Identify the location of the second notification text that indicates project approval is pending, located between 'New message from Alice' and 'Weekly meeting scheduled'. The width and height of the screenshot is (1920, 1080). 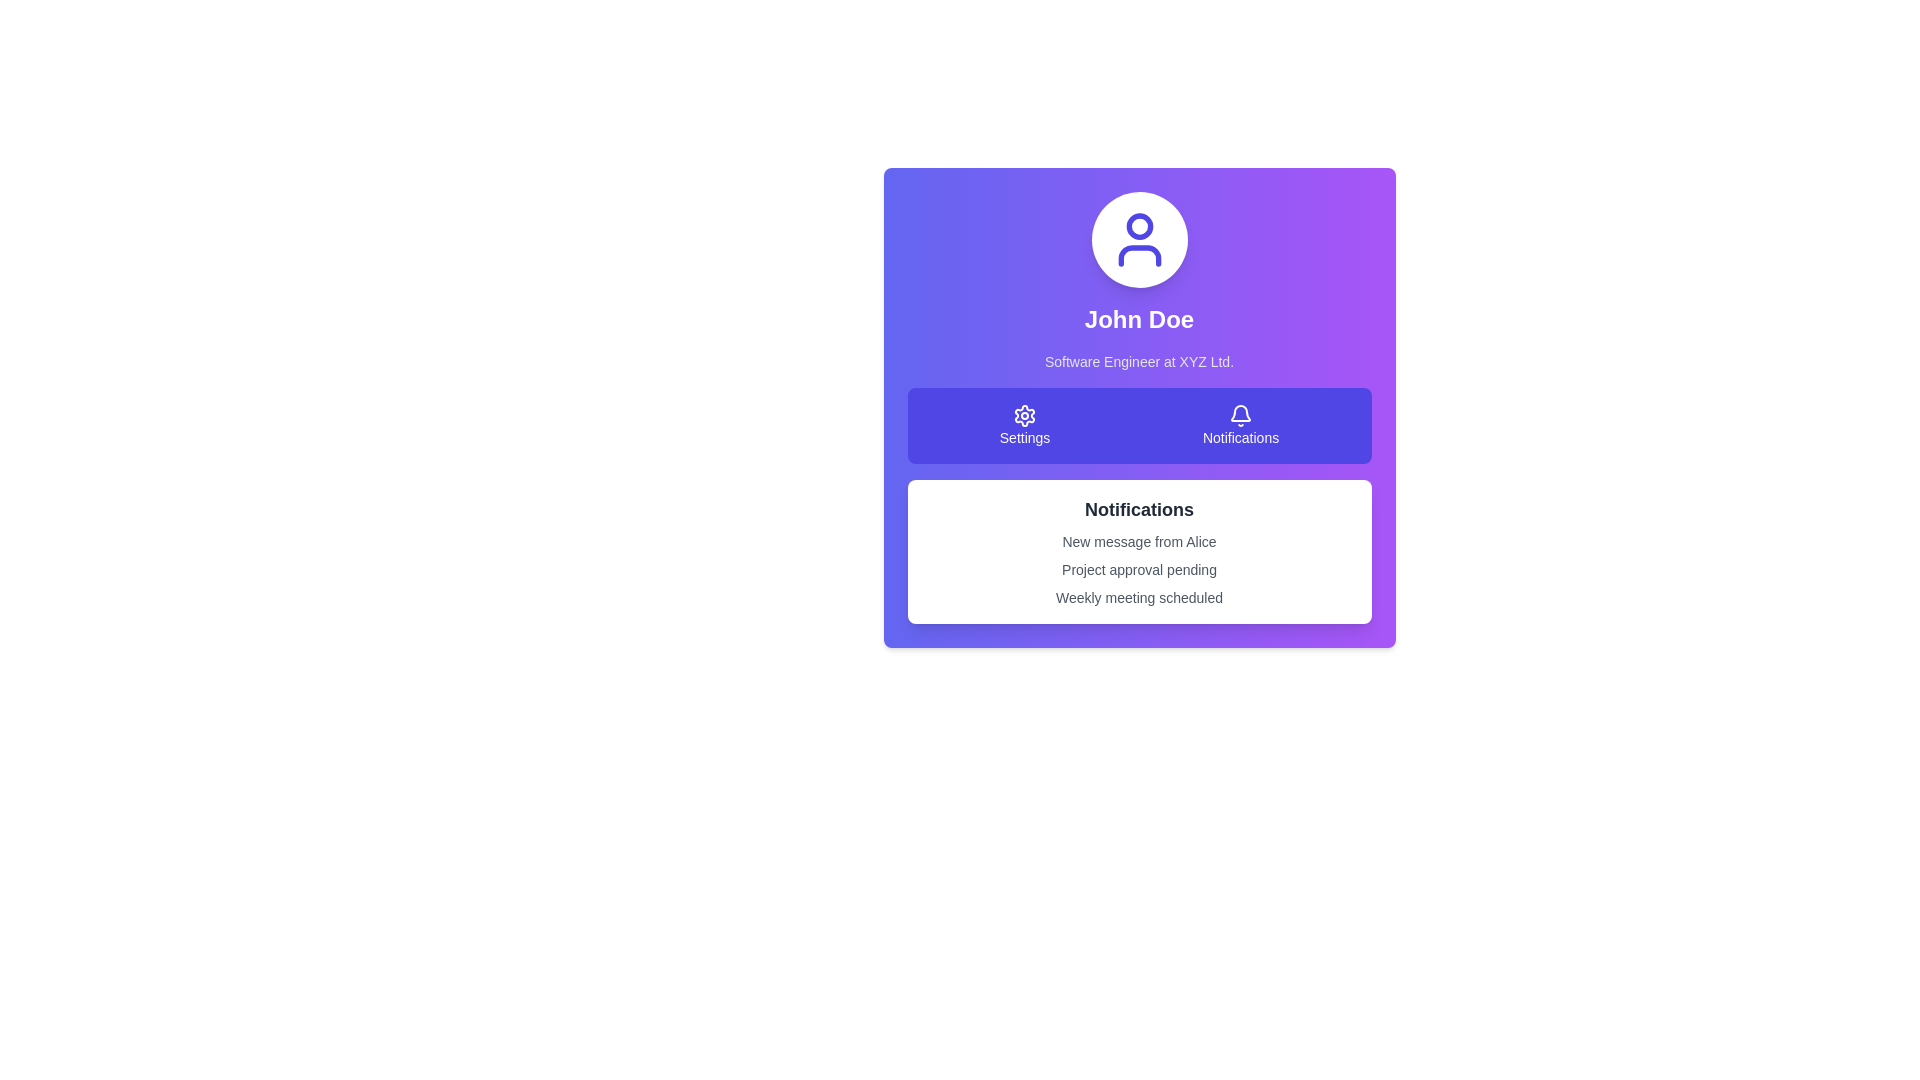
(1139, 570).